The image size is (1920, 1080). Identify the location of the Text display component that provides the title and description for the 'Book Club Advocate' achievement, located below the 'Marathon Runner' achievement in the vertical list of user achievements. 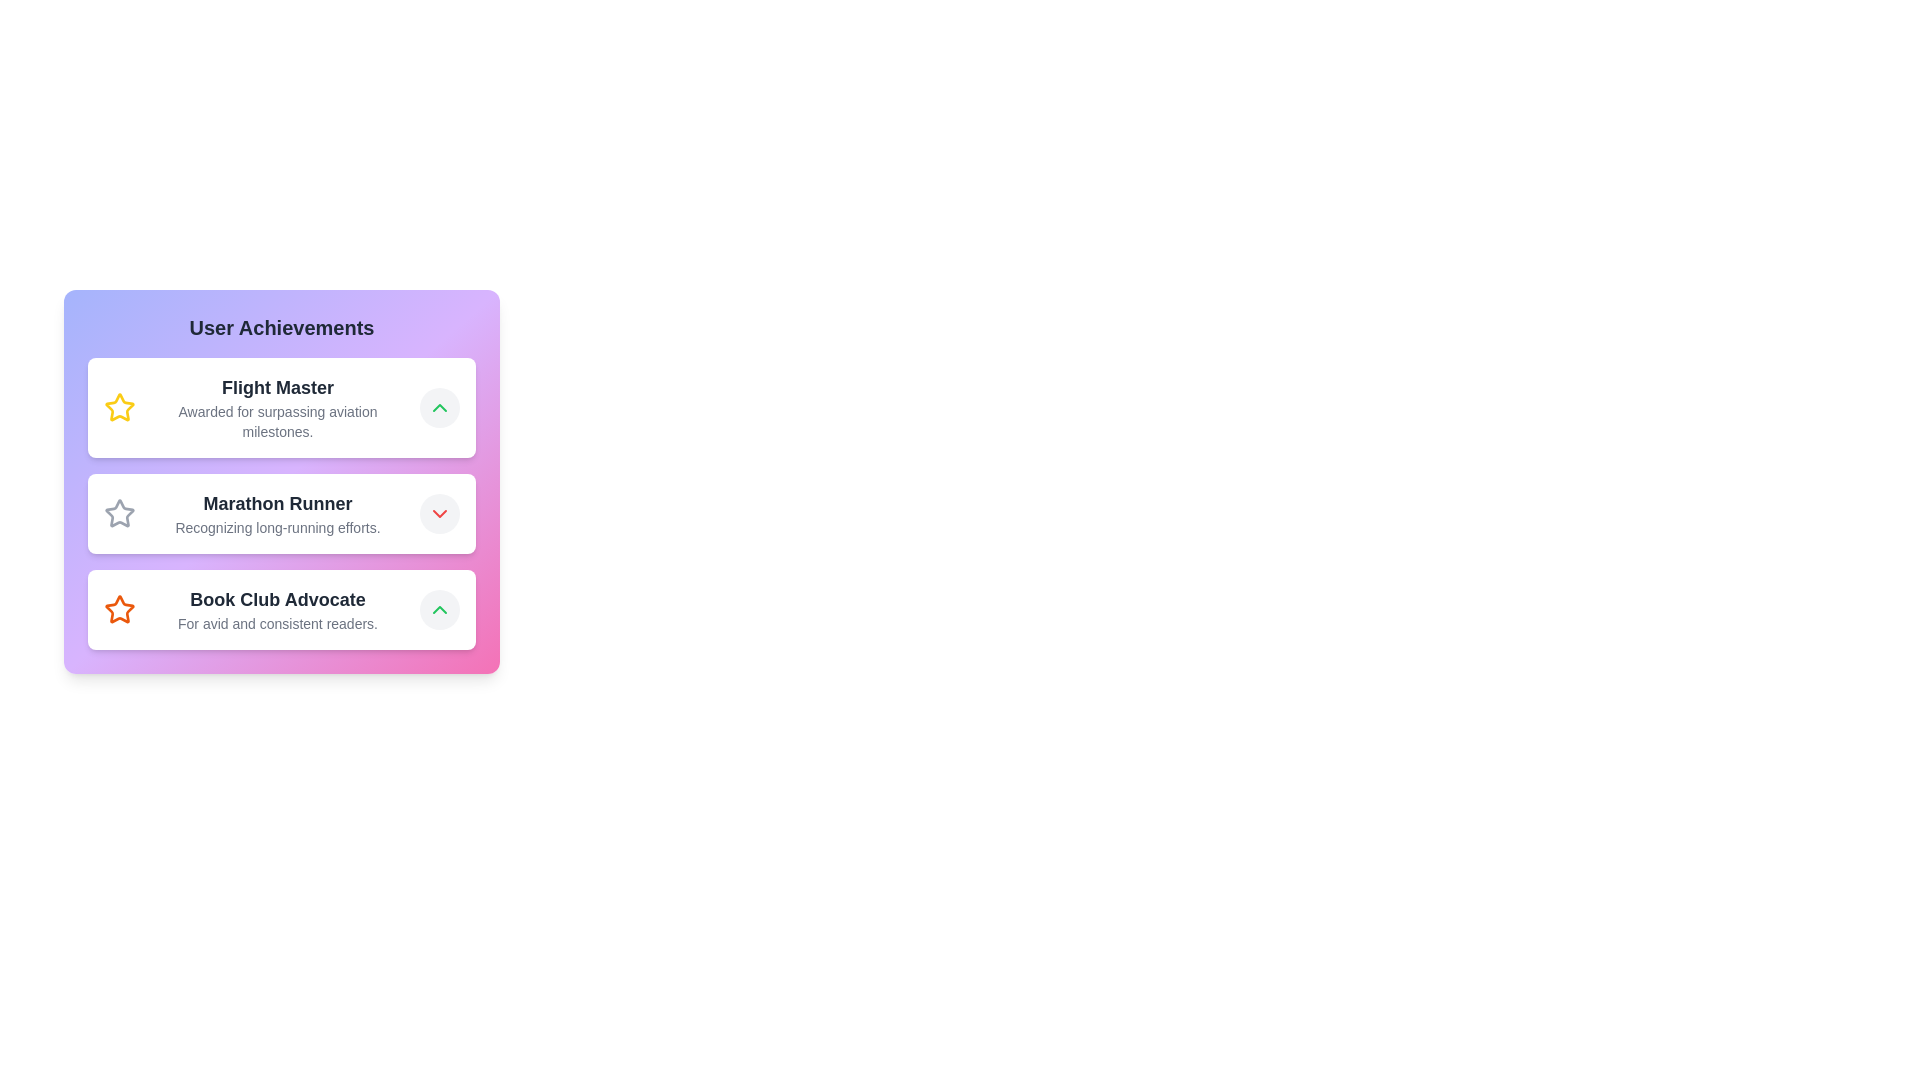
(277, 608).